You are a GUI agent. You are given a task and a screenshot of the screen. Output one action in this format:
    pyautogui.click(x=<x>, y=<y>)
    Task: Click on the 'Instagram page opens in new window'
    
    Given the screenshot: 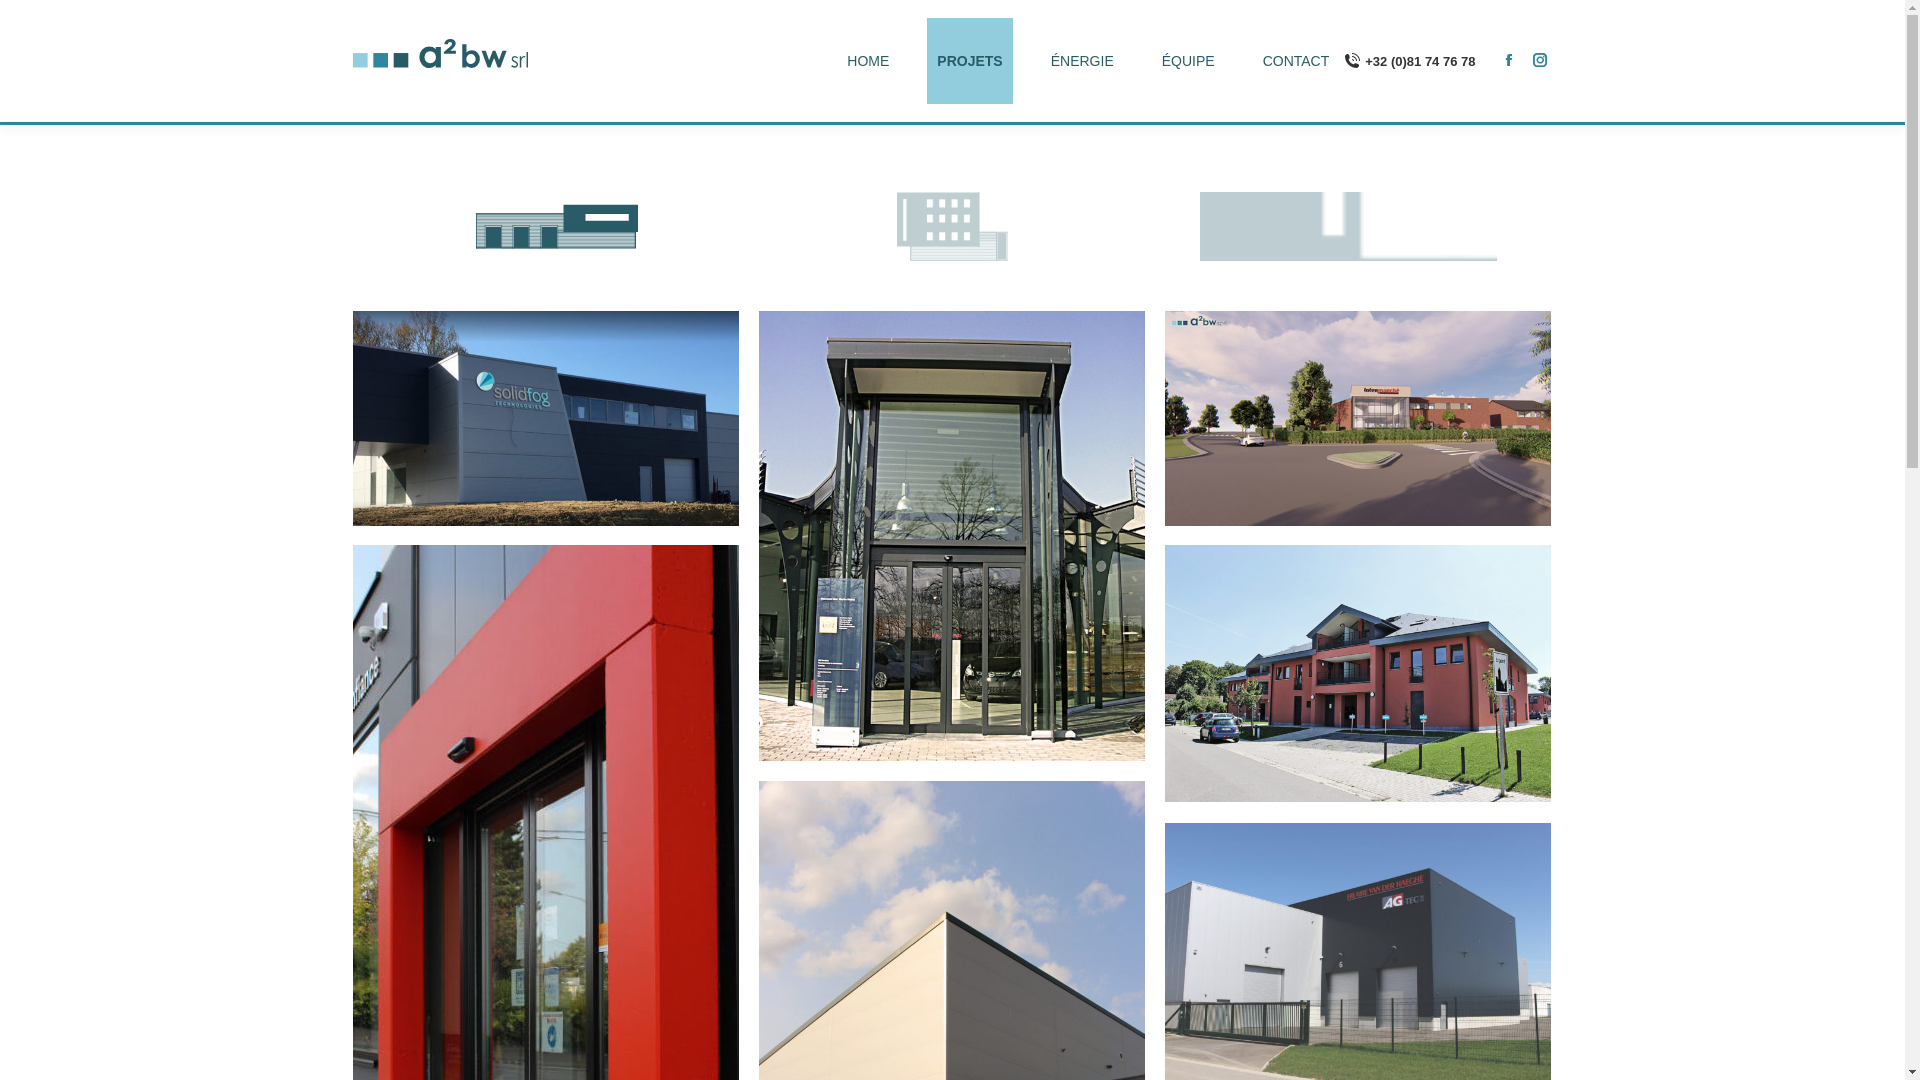 What is the action you would take?
    pyautogui.click(x=1538, y=57)
    